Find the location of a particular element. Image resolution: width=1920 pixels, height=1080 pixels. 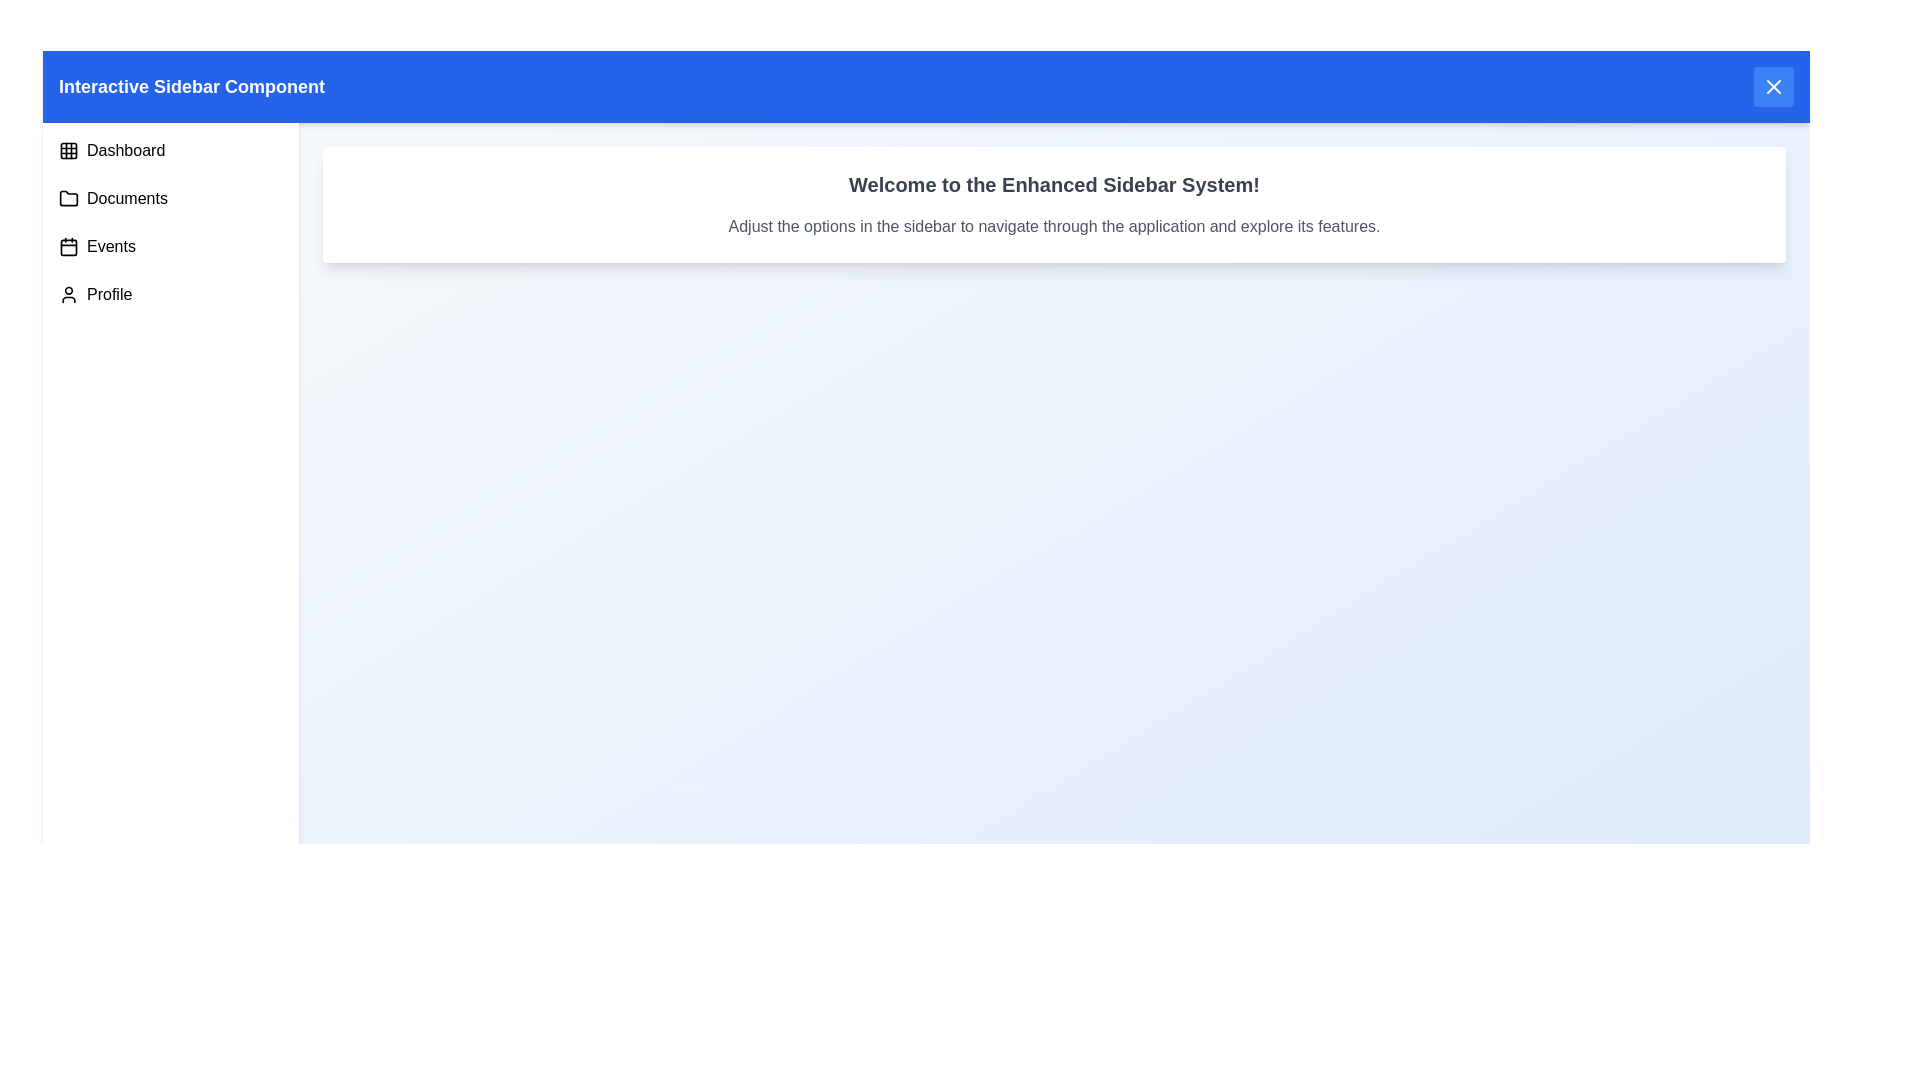

the user profile icon located in the sidebar under the 'Interactive Sidebar Component', positioned to the left of the 'Profile' text label is located at coordinates (68, 294).